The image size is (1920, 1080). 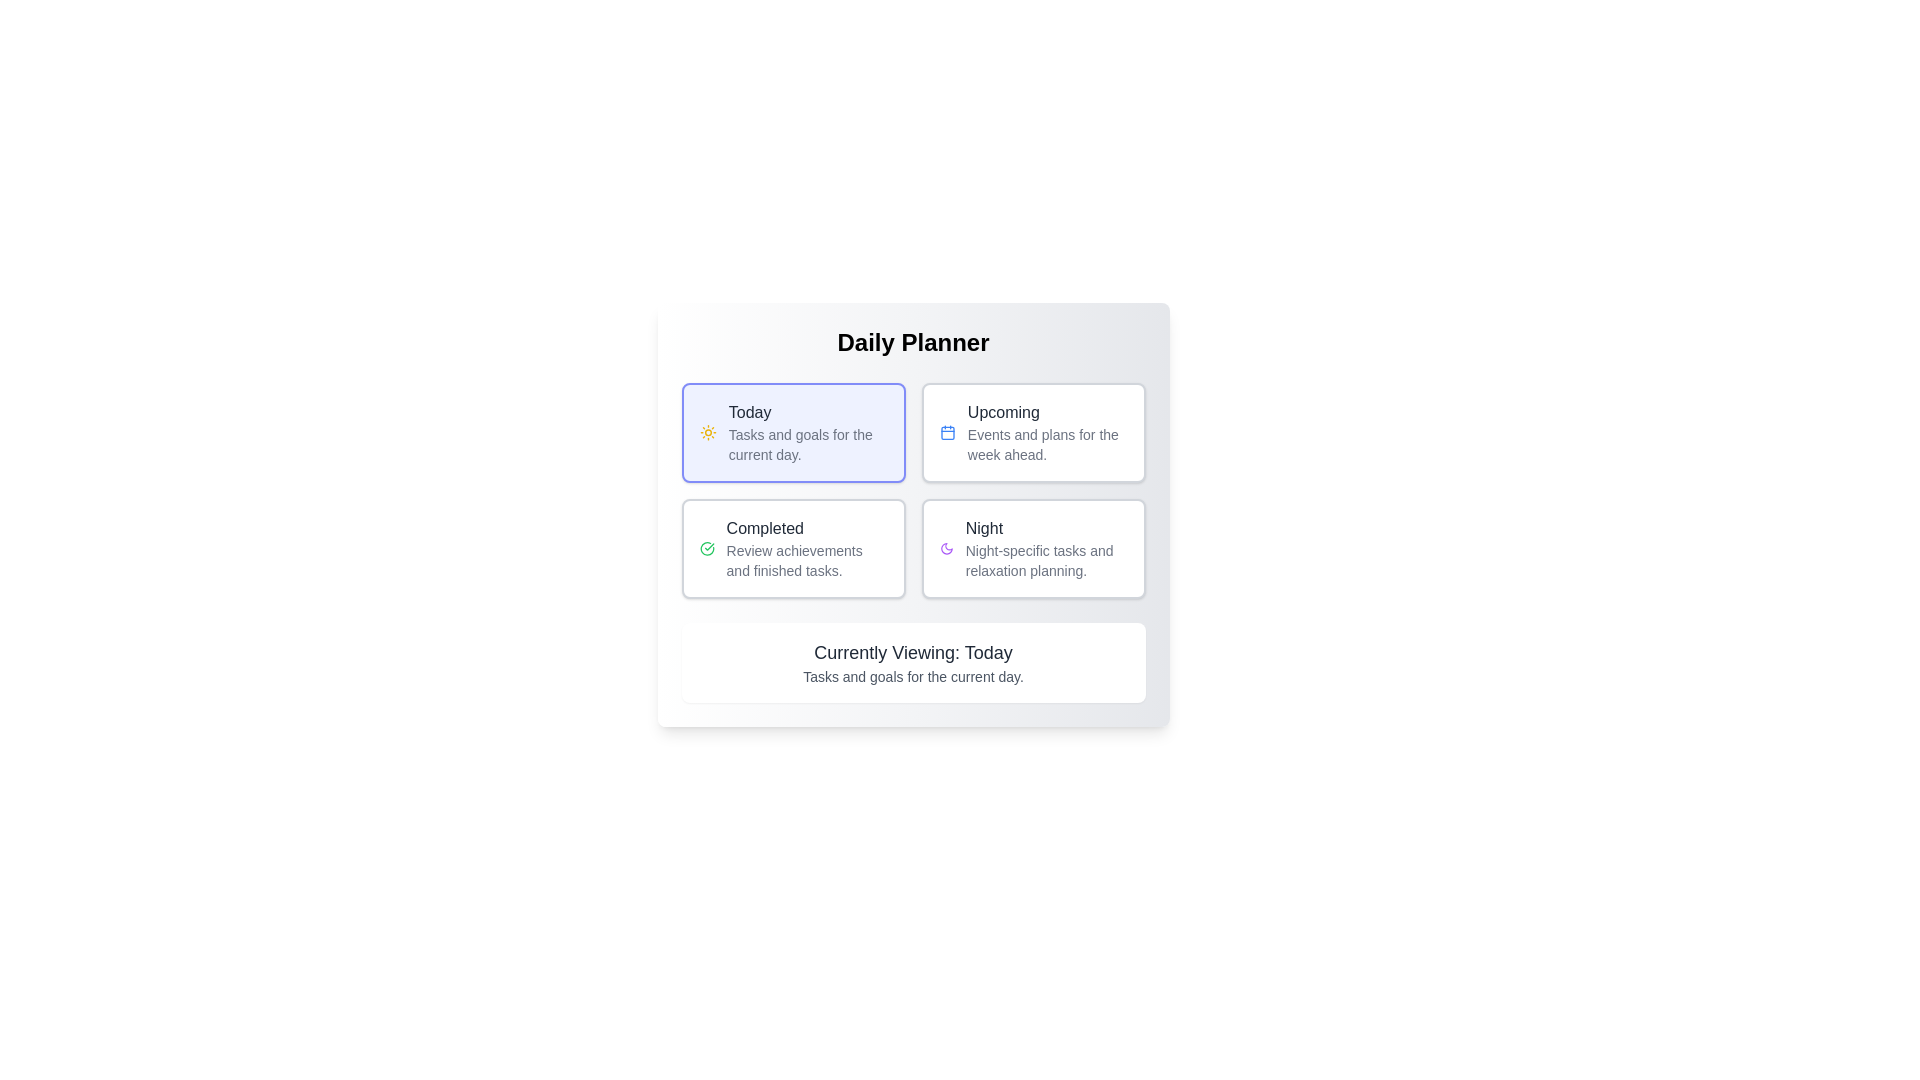 I want to click on the 'Night' text description within the button-like element in the 'Daily Planner' interface to interact with it, so click(x=1045, y=548).